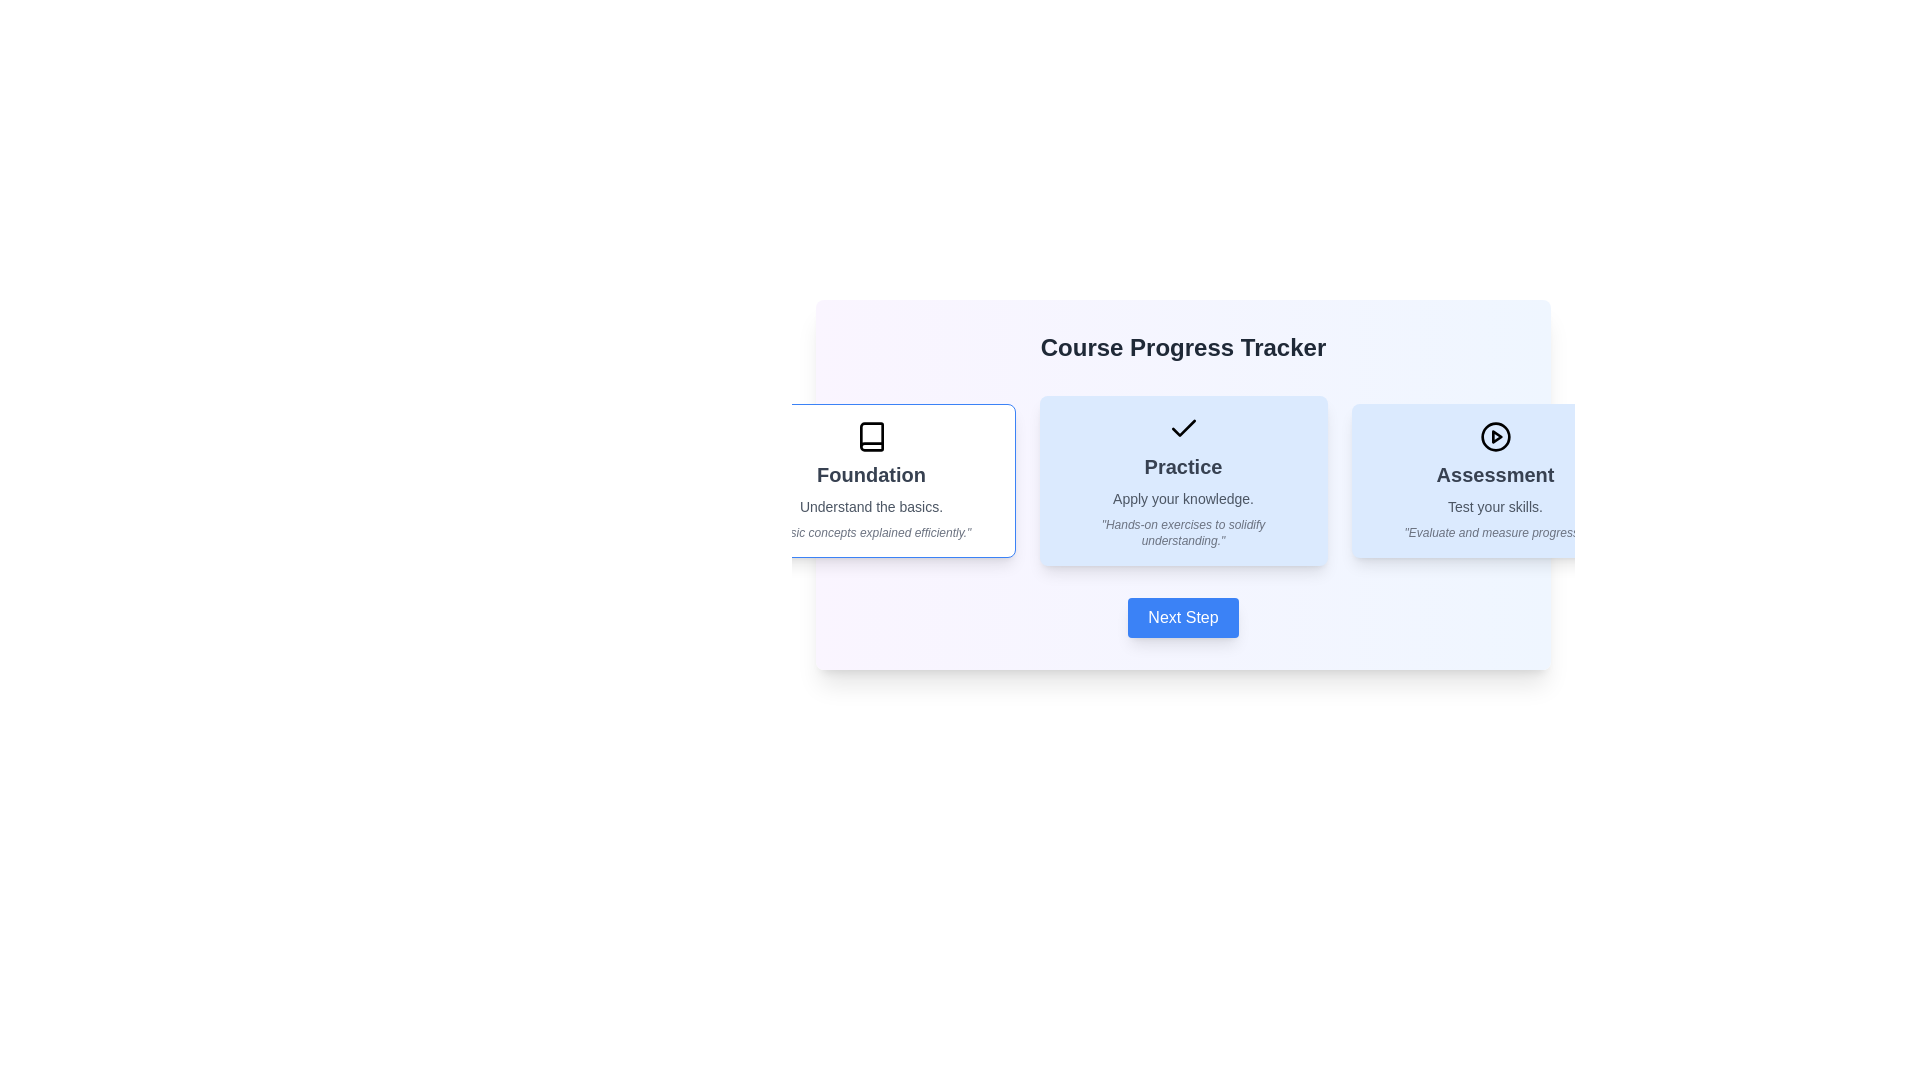 This screenshot has height=1080, width=1920. Describe the element at coordinates (871, 481) in the screenshot. I see `the Informational Card titled 'Foundation' which contains a book icon, dark gray bold heading, lighter gray subheading, and an italicized description at the bottom` at that location.